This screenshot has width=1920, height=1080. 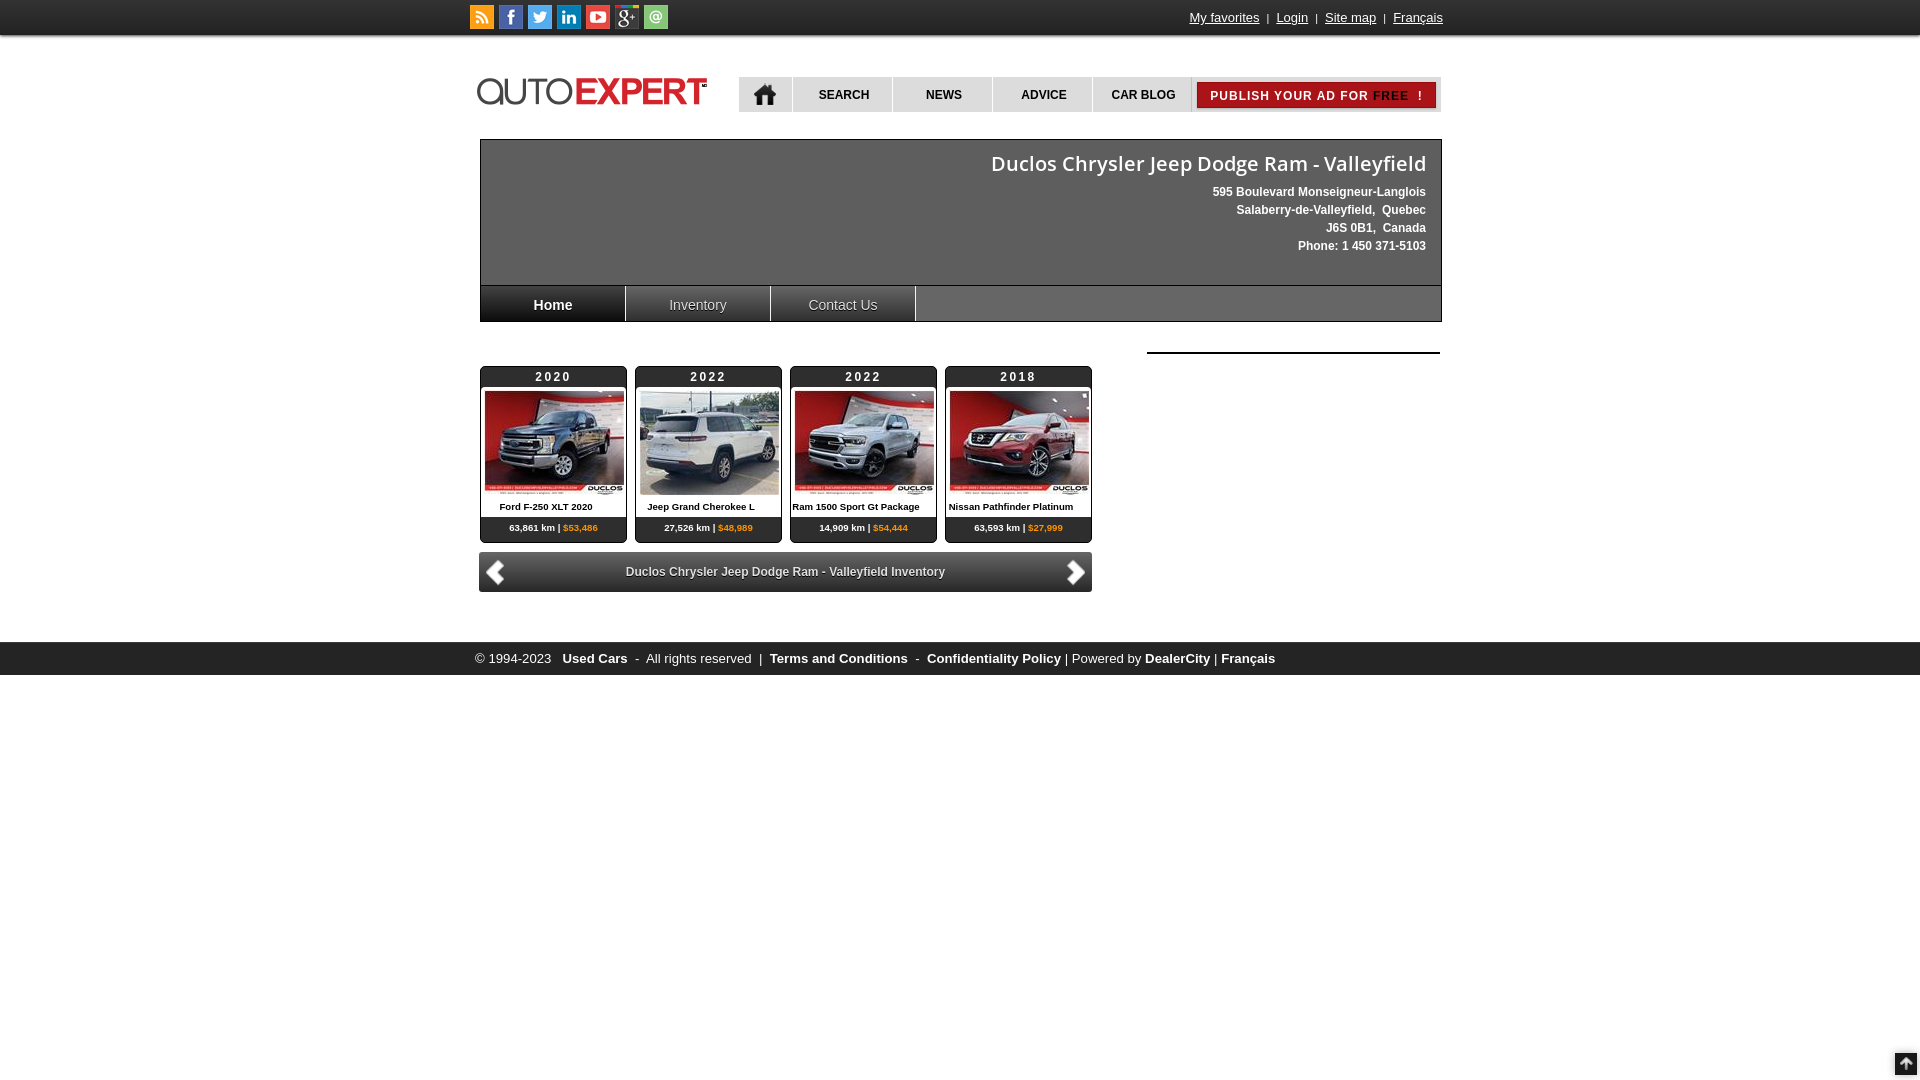 What do you see at coordinates (1350, 17) in the screenshot?
I see `'Site map'` at bounding box center [1350, 17].